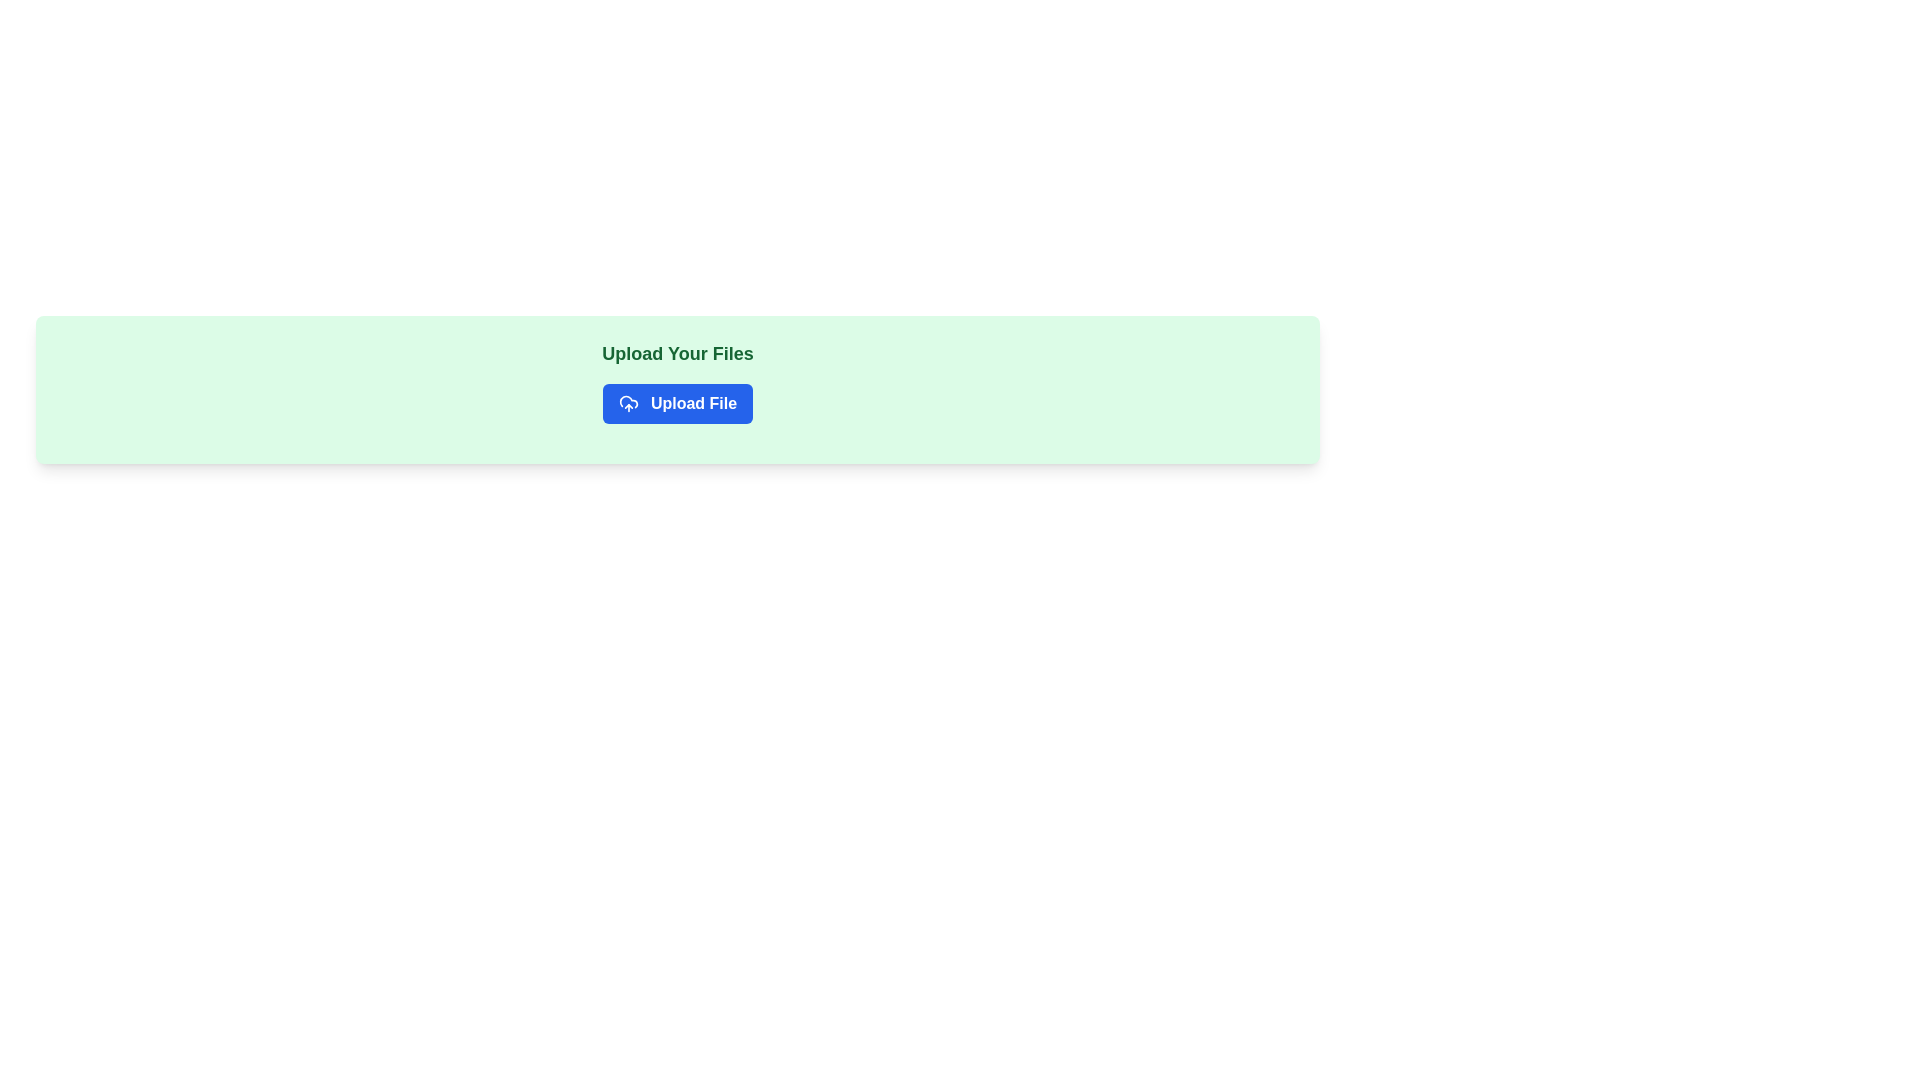 This screenshot has width=1920, height=1080. Describe the element at coordinates (677, 404) in the screenshot. I see `the upload button located centrally under the 'Upload Your Files' header, which has a light green background` at that location.